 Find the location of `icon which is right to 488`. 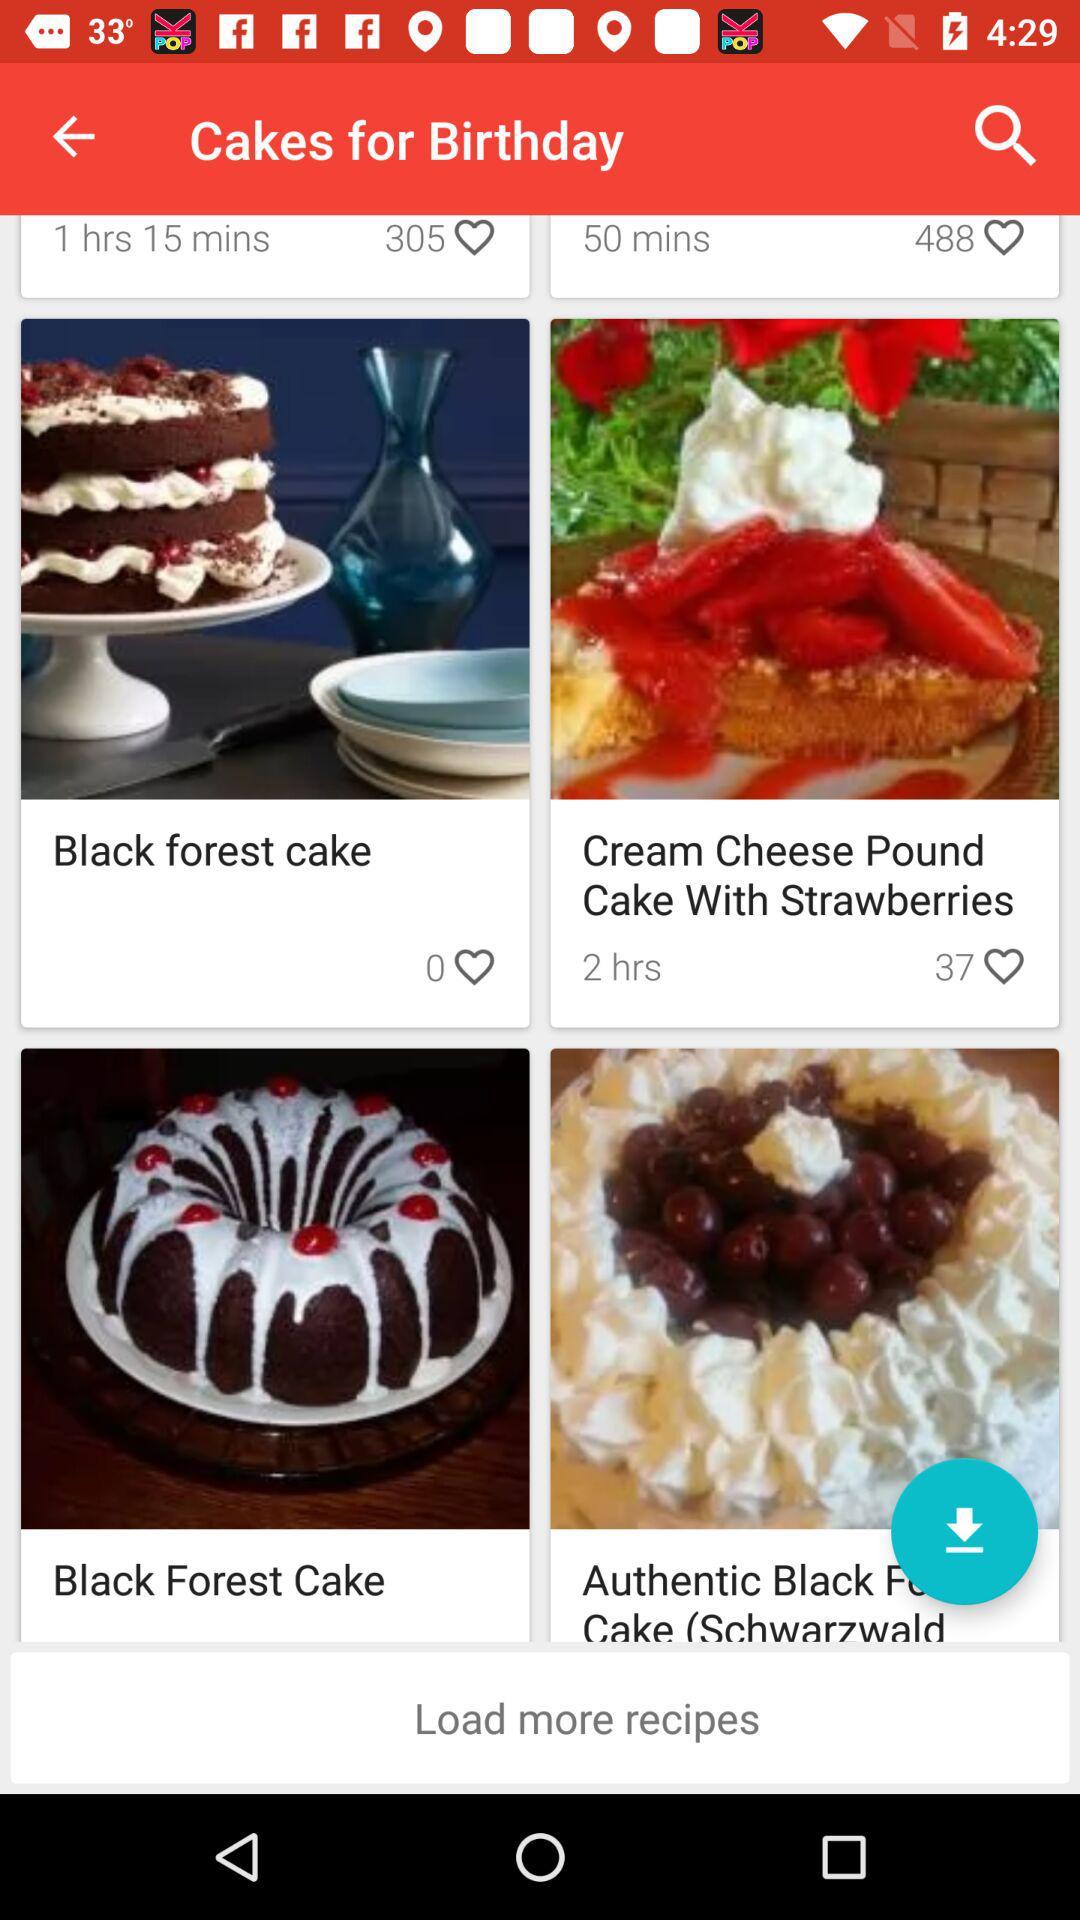

icon which is right to 488 is located at coordinates (1003, 244).